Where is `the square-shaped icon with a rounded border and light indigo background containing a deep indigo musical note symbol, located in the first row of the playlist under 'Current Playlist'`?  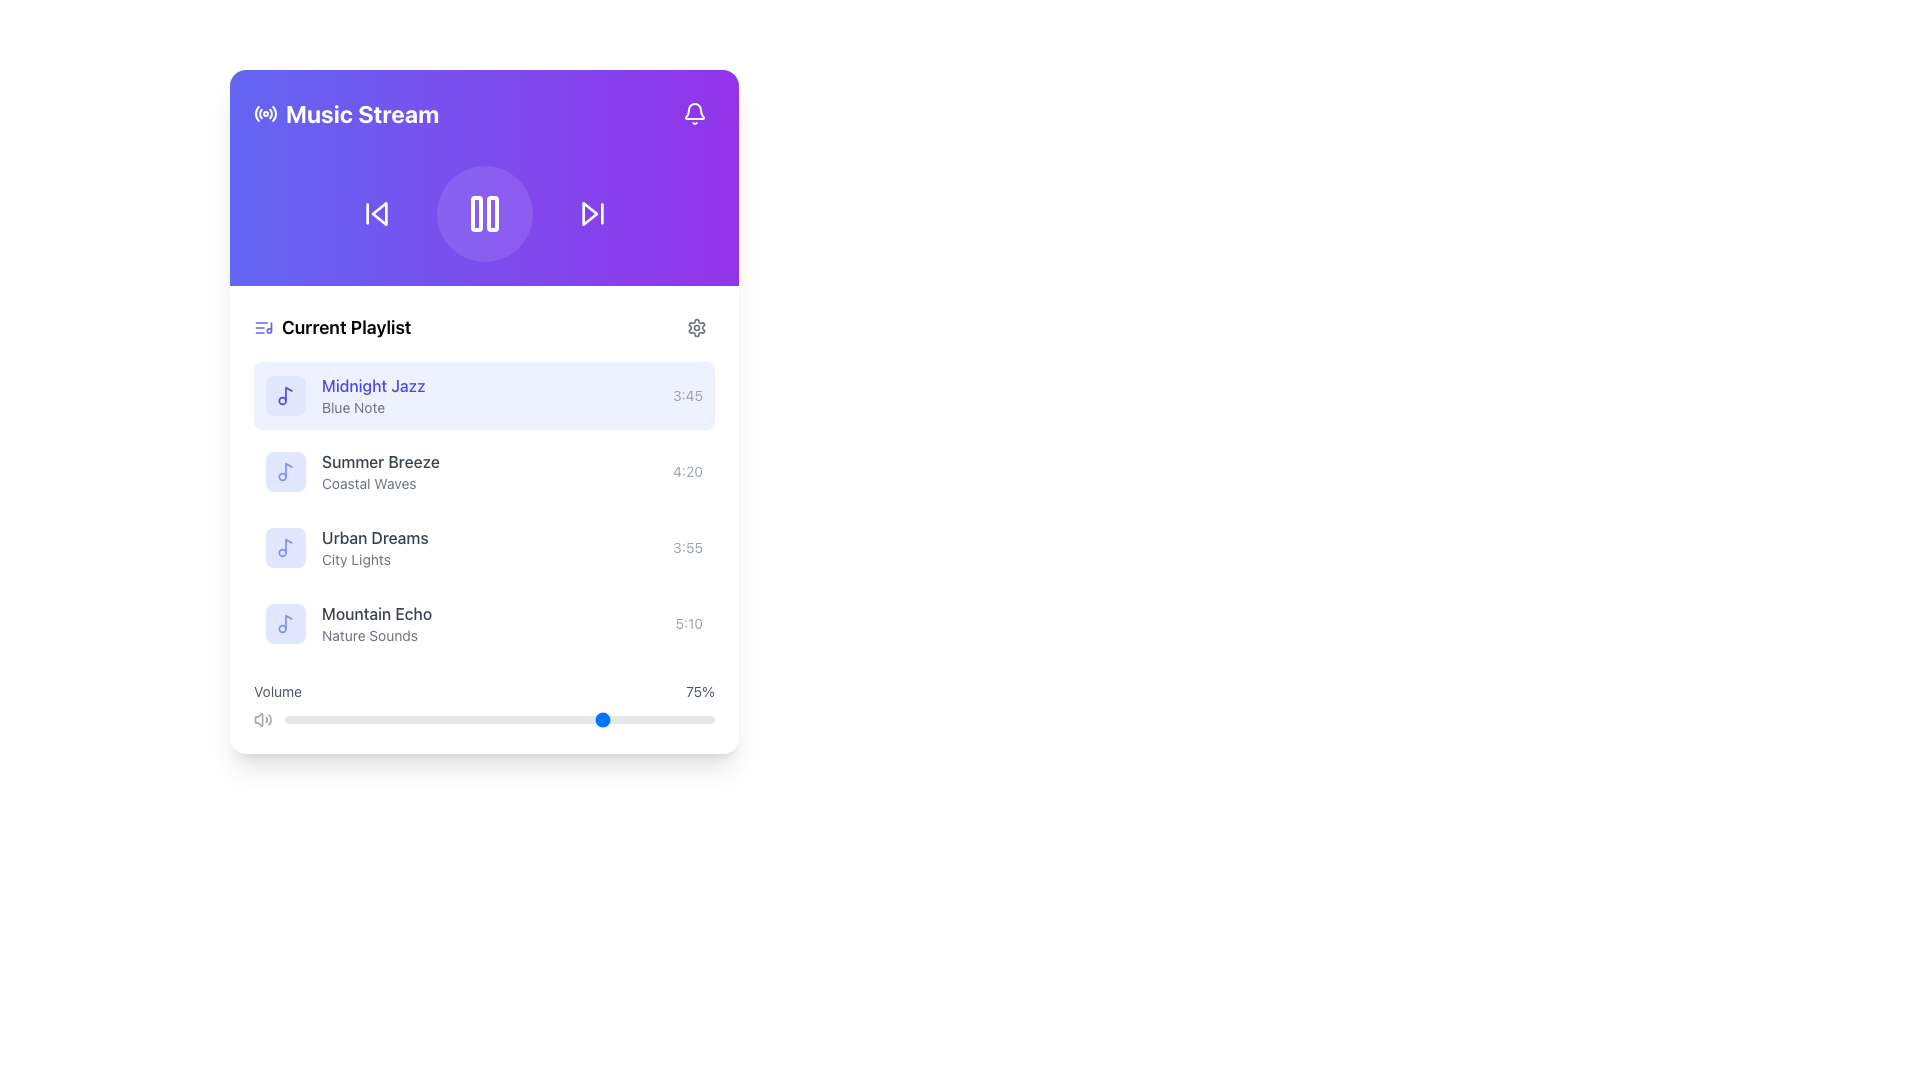
the square-shaped icon with a rounded border and light indigo background containing a deep indigo musical note symbol, located in the first row of the playlist under 'Current Playlist' is located at coordinates (285, 396).